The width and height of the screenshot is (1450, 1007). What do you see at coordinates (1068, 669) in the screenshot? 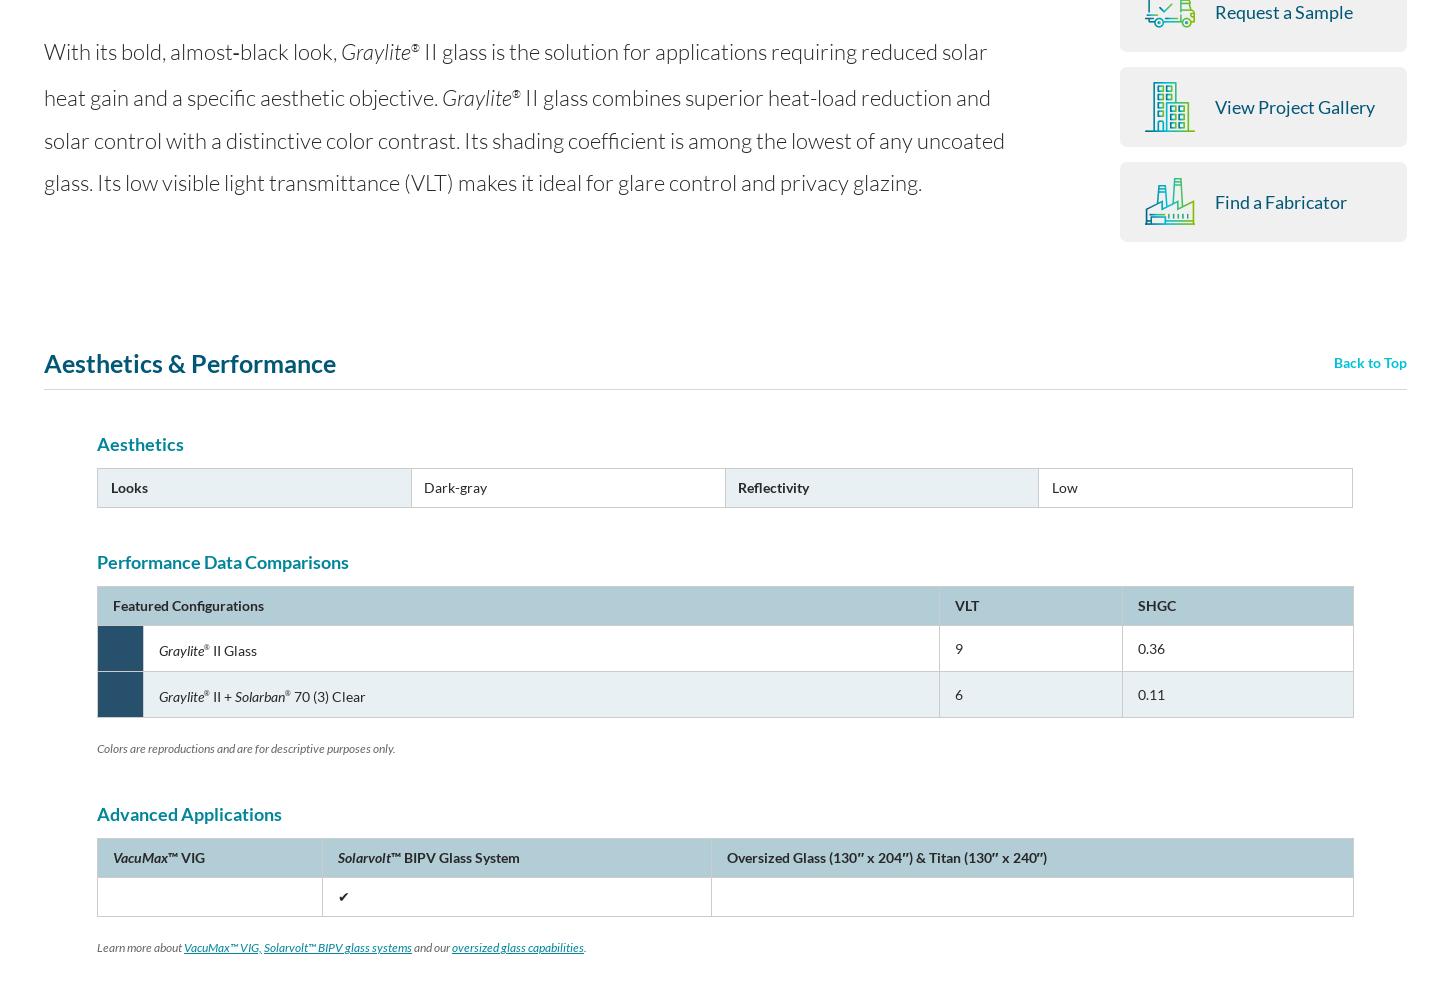
I see `'Find Yours'` at bounding box center [1068, 669].